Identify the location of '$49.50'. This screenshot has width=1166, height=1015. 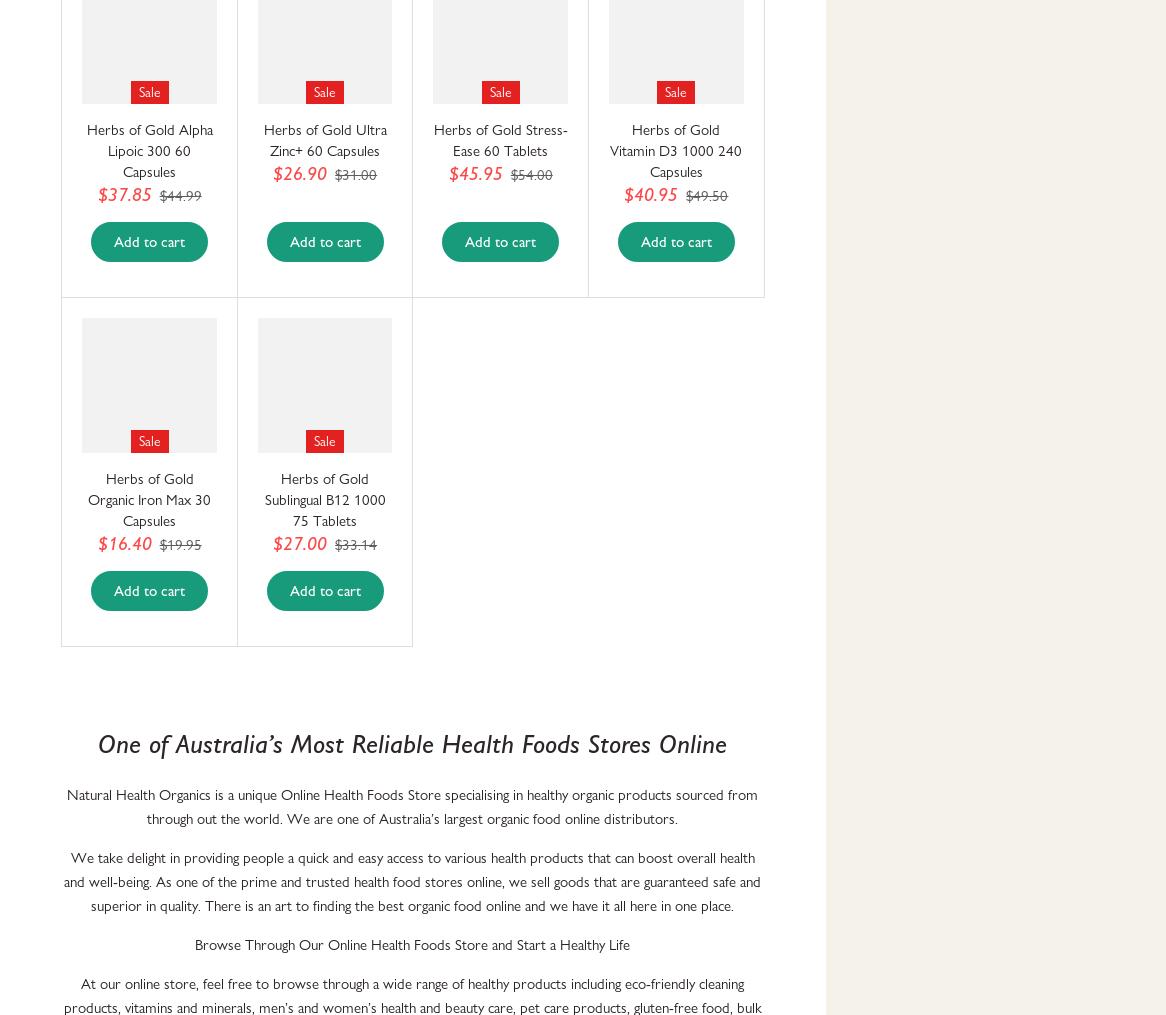
(684, 194).